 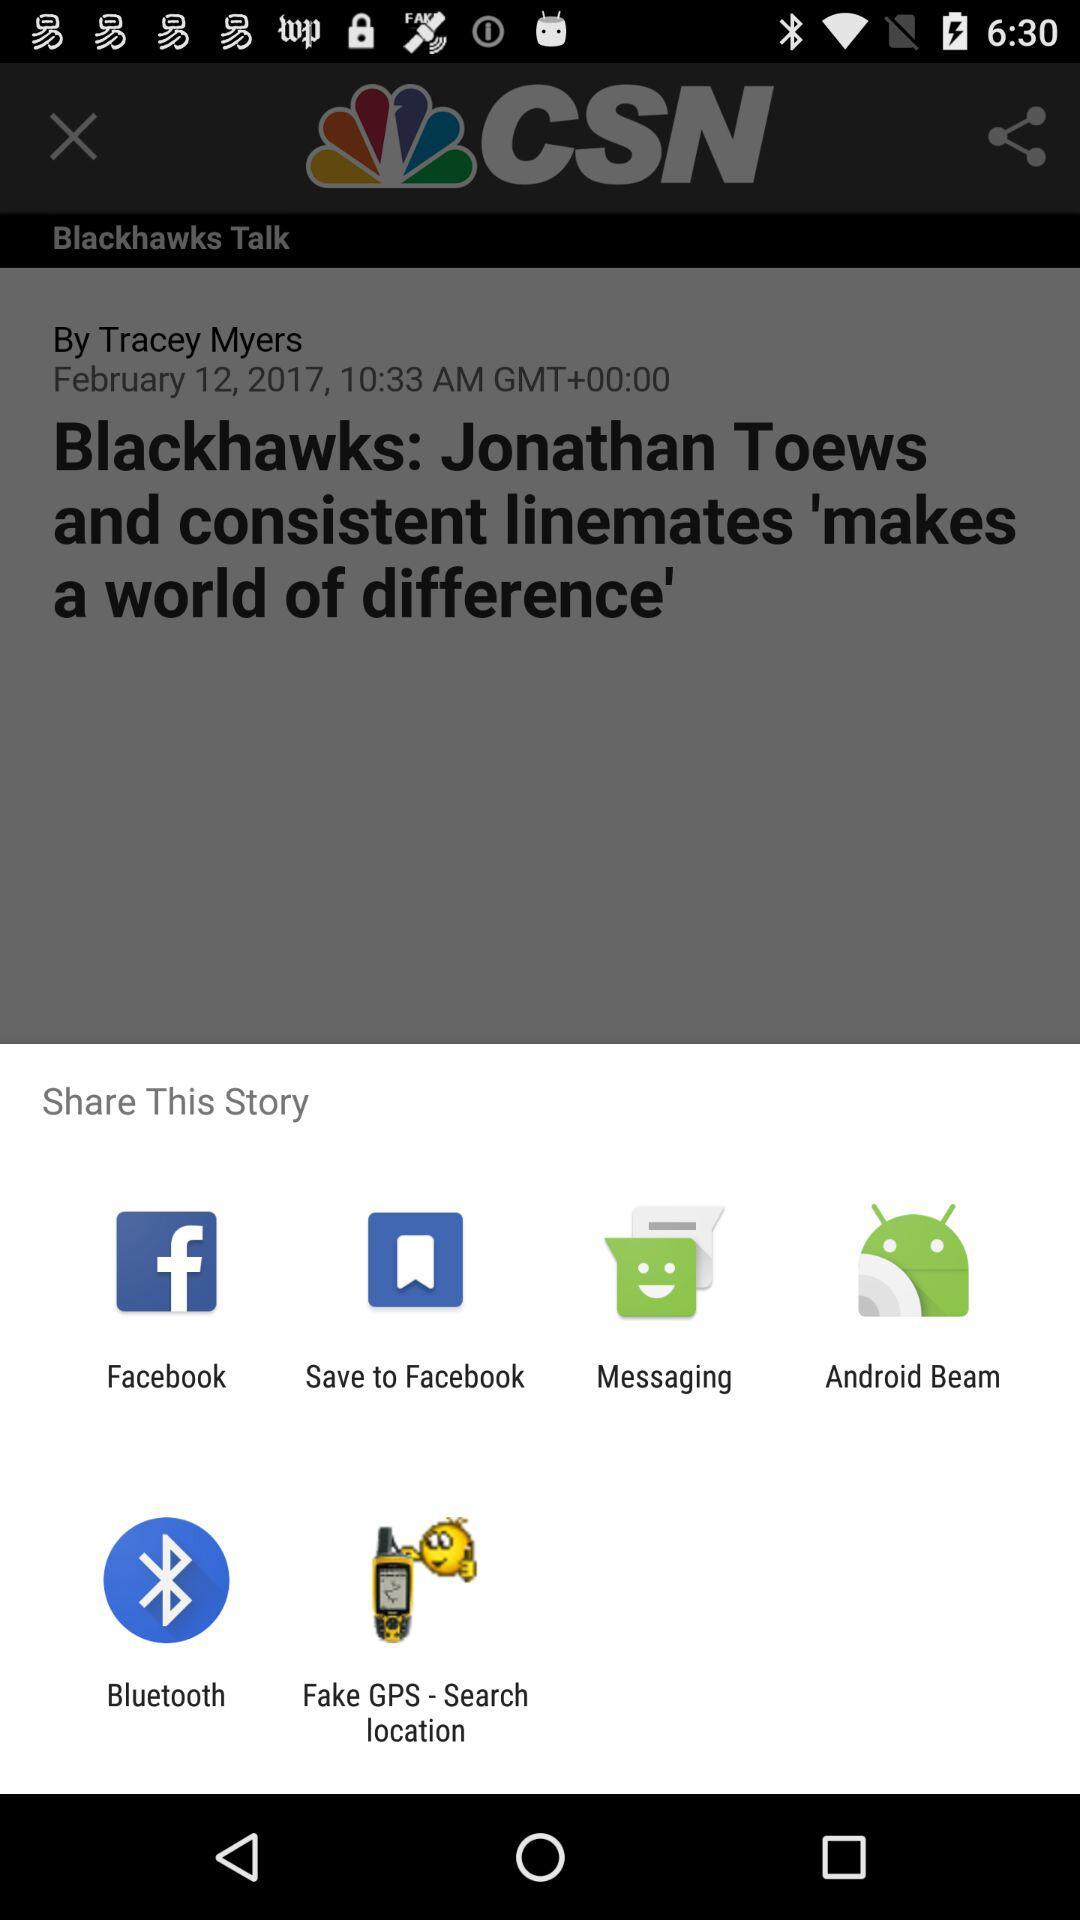 What do you see at coordinates (913, 1392) in the screenshot?
I see `the item next to the messaging icon` at bounding box center [913, 1392].